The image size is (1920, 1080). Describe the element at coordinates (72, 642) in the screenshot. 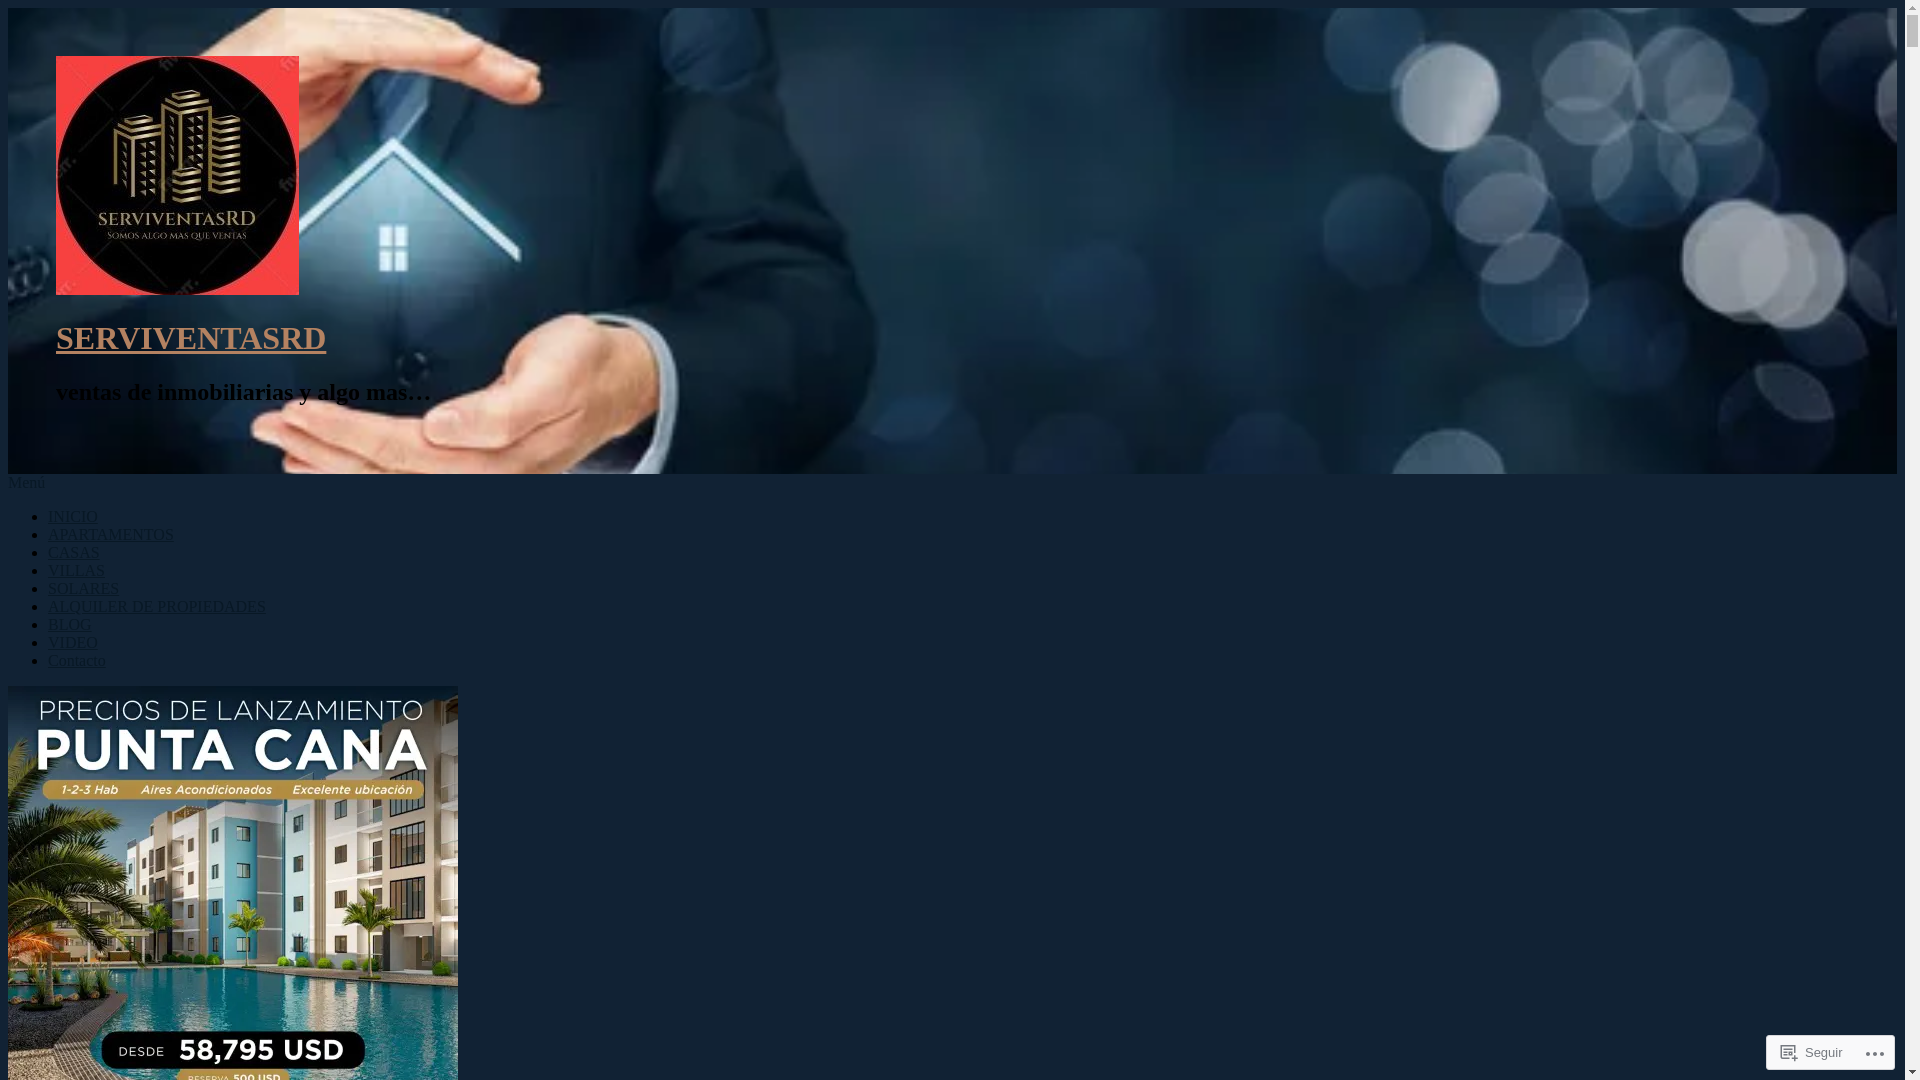

I see `'VIDEO'` at that location.